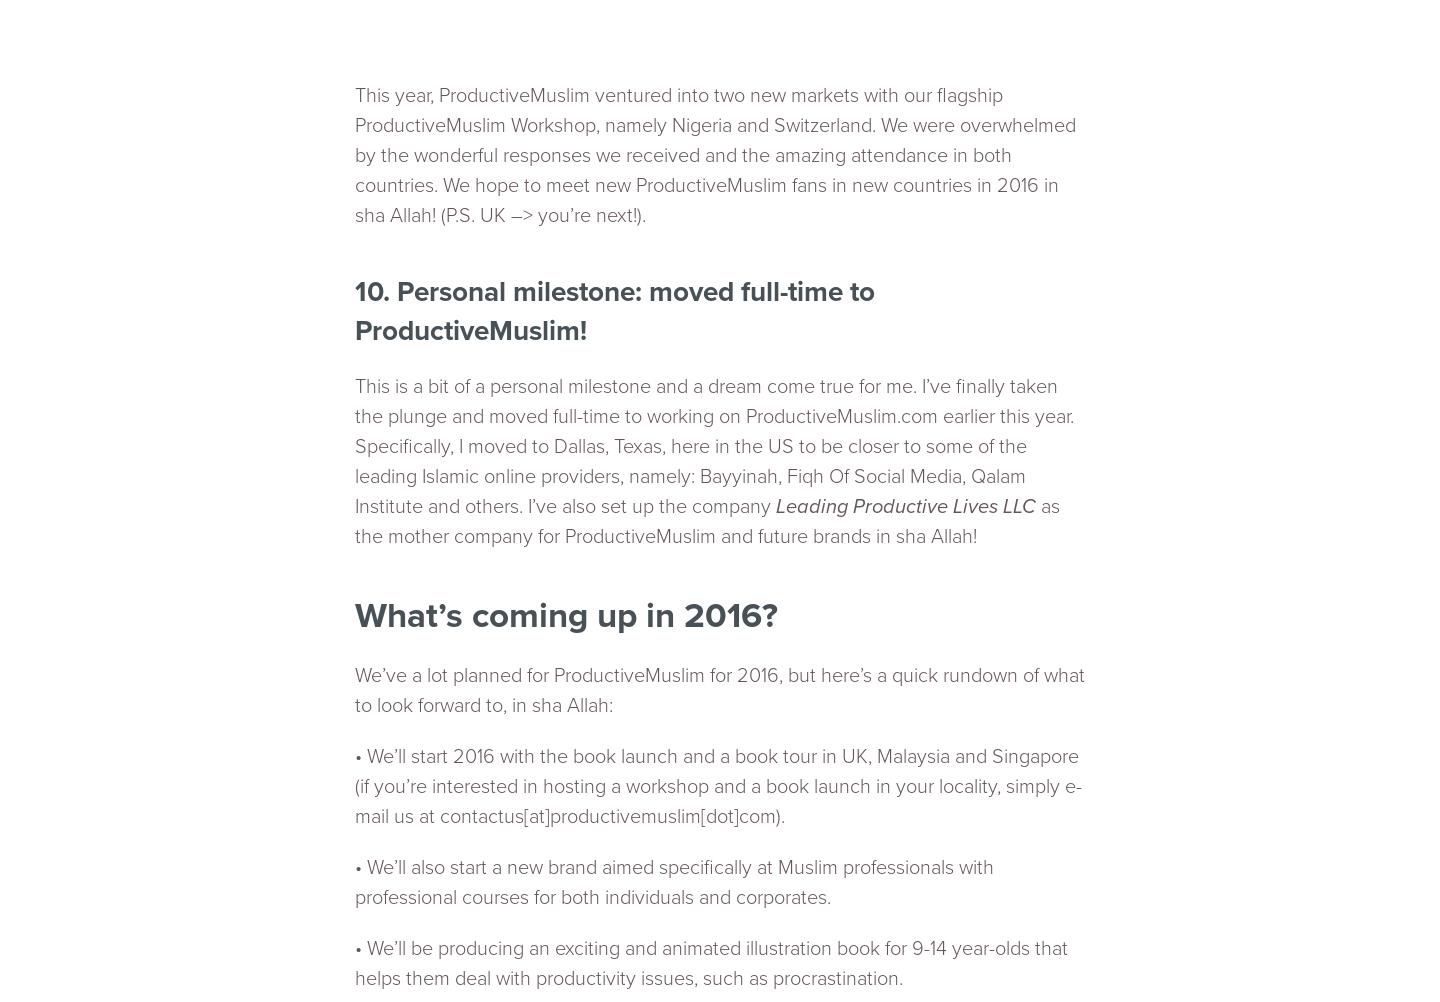 Image resolution: width=1440 pixels, height=1002 pixels. I want to click on 'This is a bit of a personal milestone and a dream come true for me. I’ve finally taken the plunge and moved full-time to working on ProductiveMuslim.com earlier this year. Specifically, I moved to Dallas, Texas, here in the US to be closer to some of the leading Islamic online providers, namely: Bayyinah, Fiqh Of Social Media, Qalam Institute and others. I’ve also set up the company', so click(714, 445).